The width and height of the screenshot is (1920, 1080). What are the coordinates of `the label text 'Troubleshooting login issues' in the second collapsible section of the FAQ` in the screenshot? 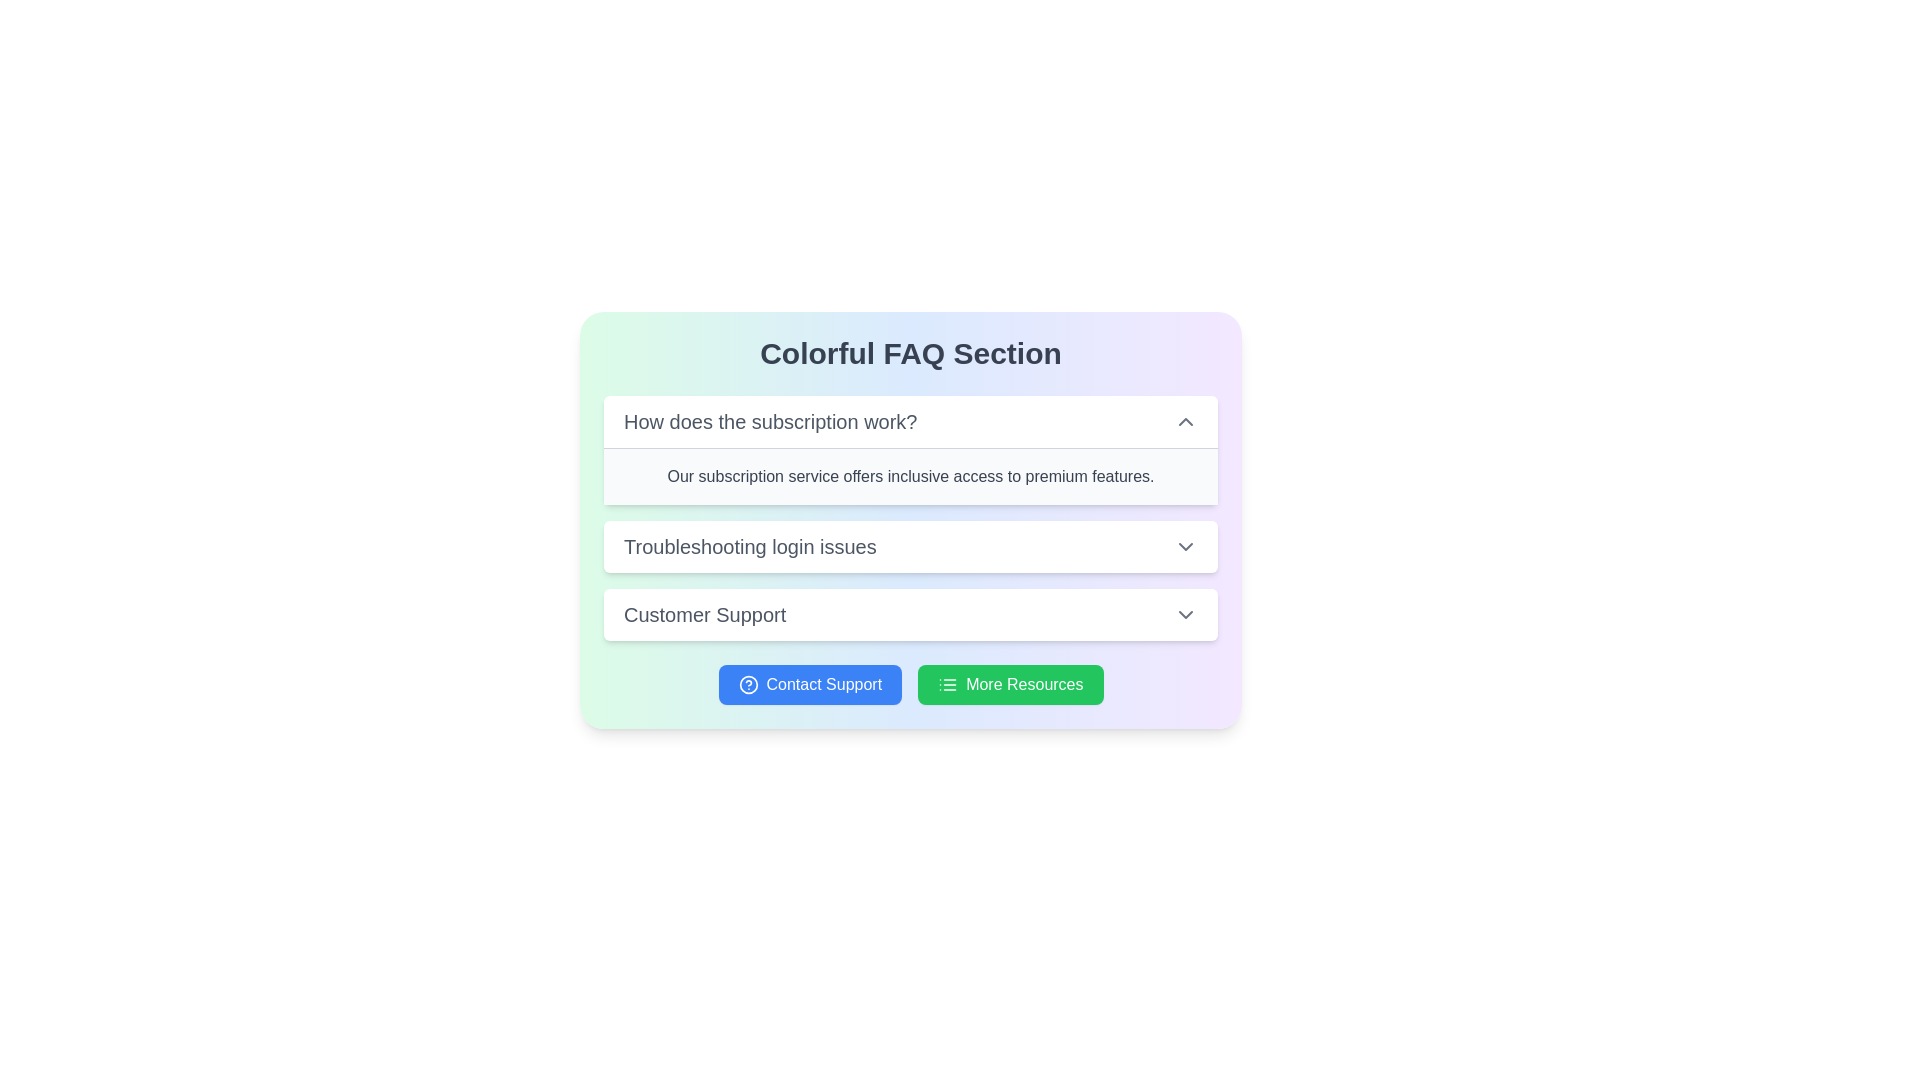 It's located at (749, 547).